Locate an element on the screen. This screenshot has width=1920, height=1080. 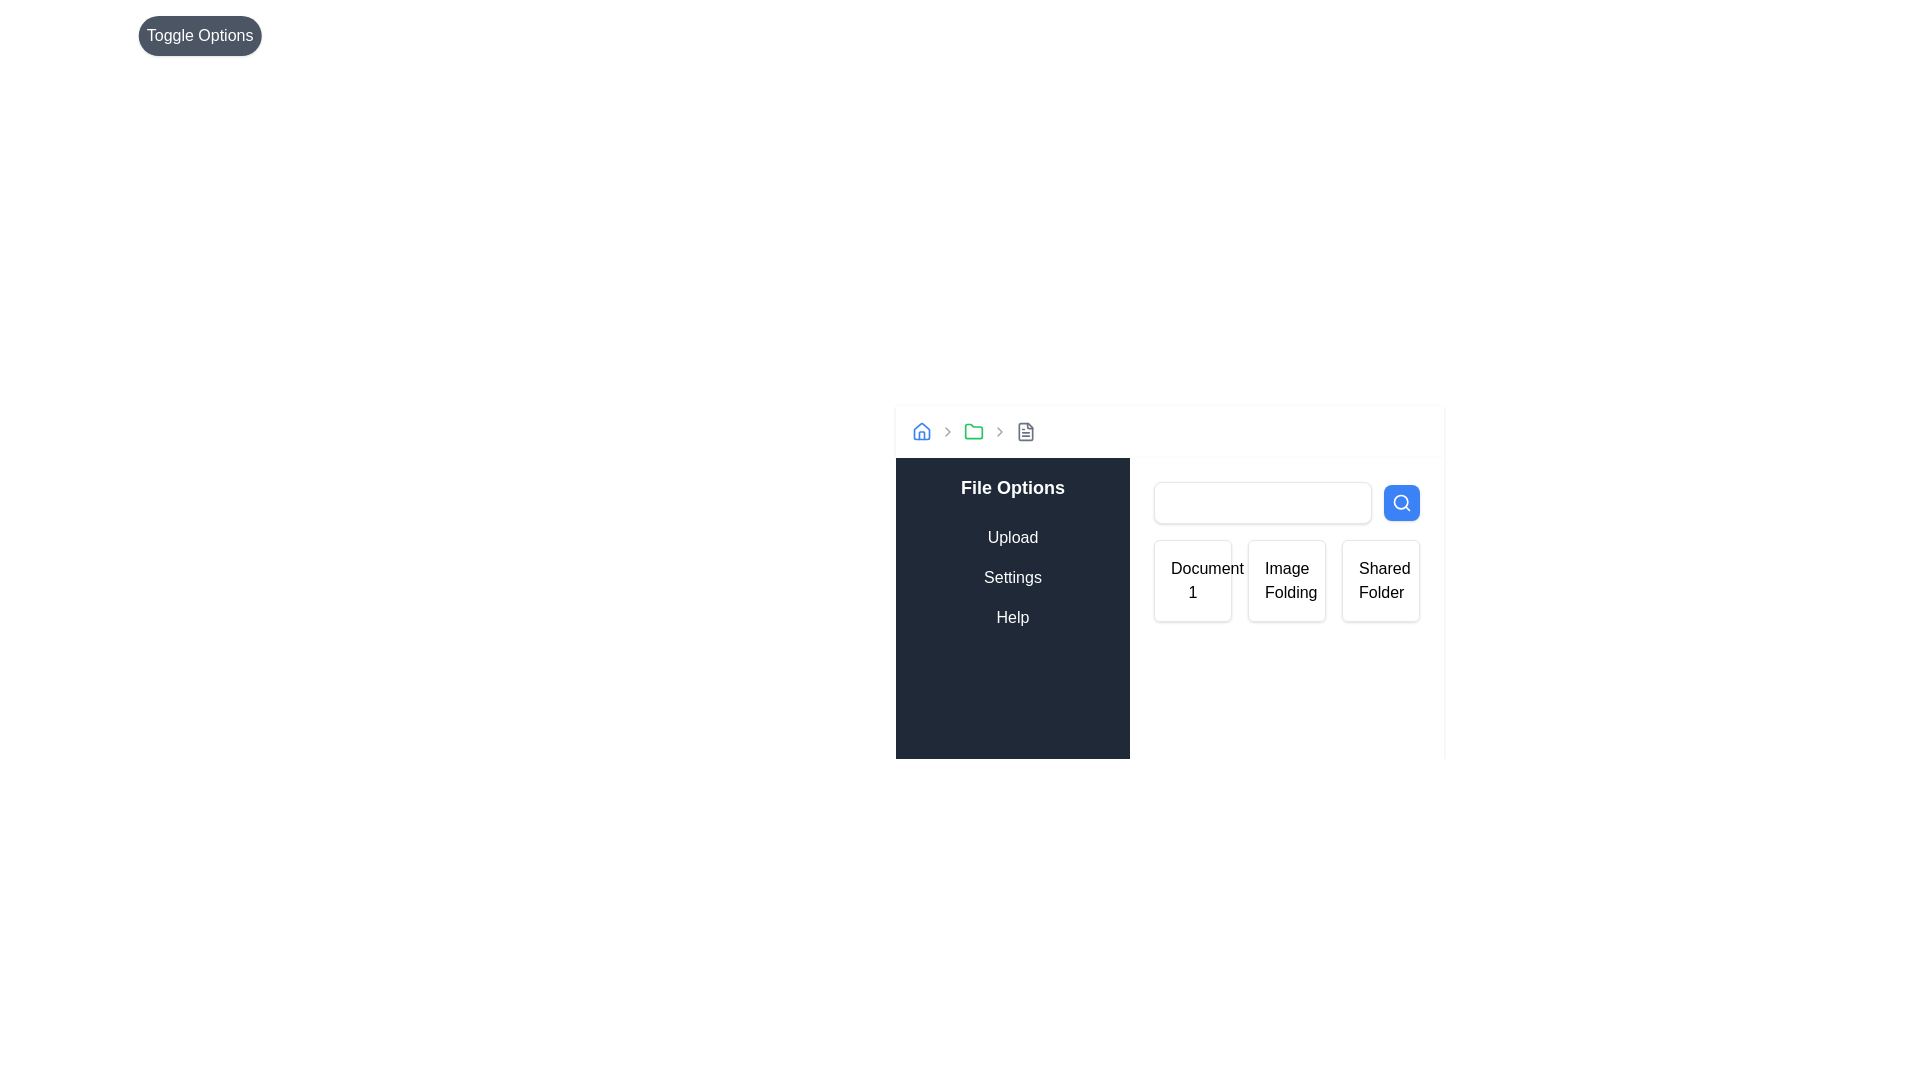
the folder icon located in the fifth position of a row of icons, which is situated between a right-chevron icon and another similar chevron icon is located at coordinates (974, 431).